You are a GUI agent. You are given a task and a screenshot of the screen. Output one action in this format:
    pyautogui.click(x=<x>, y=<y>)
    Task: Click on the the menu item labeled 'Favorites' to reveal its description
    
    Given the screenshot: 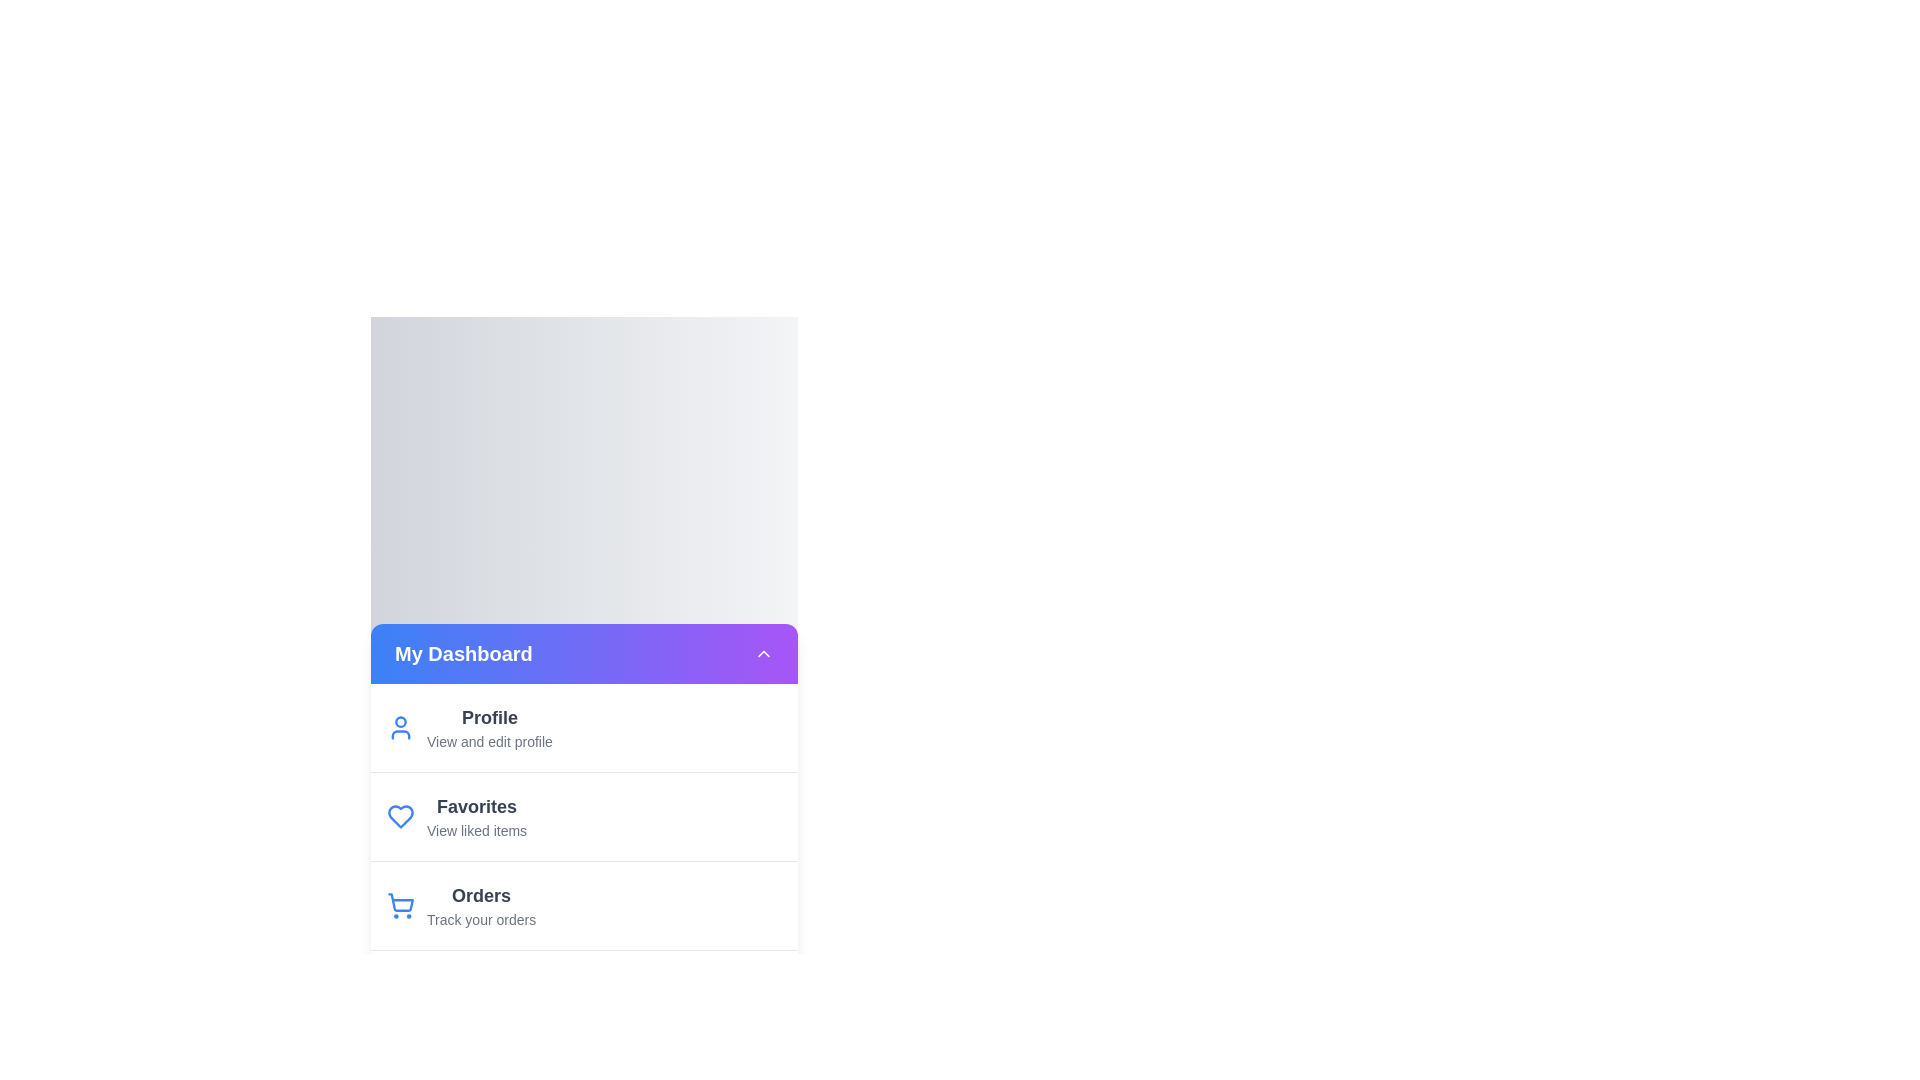 What is the action you would take?
    pyautogui.click(x=476, y=805)
    